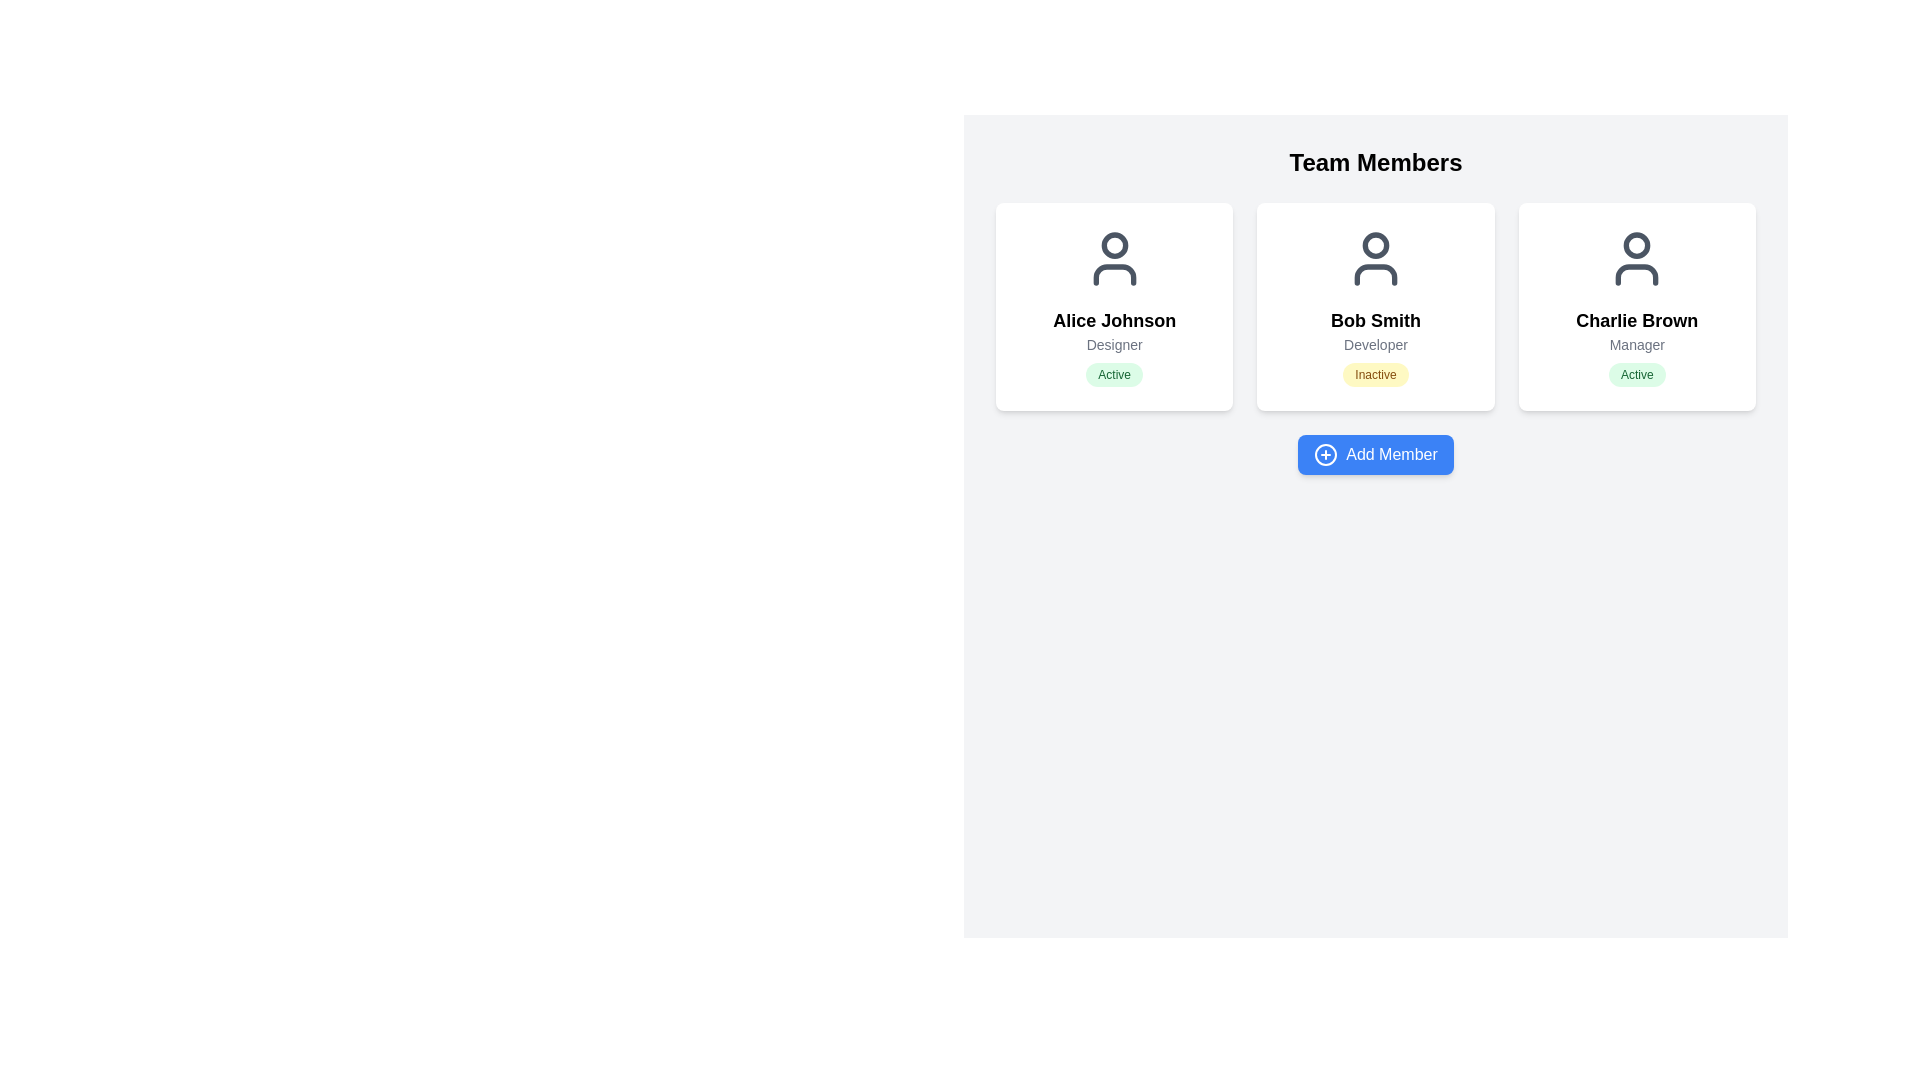 The height and width of the screenshot is (1080, 1920). What do you see at coordinates (1637, 343) in the screenshot?
I see `the text label that identifies Charlie Brown as 'Manager', which is located under the text 'Charlie Brown' and above the status indicator 'Active'` at bounding box center [1637, 343].